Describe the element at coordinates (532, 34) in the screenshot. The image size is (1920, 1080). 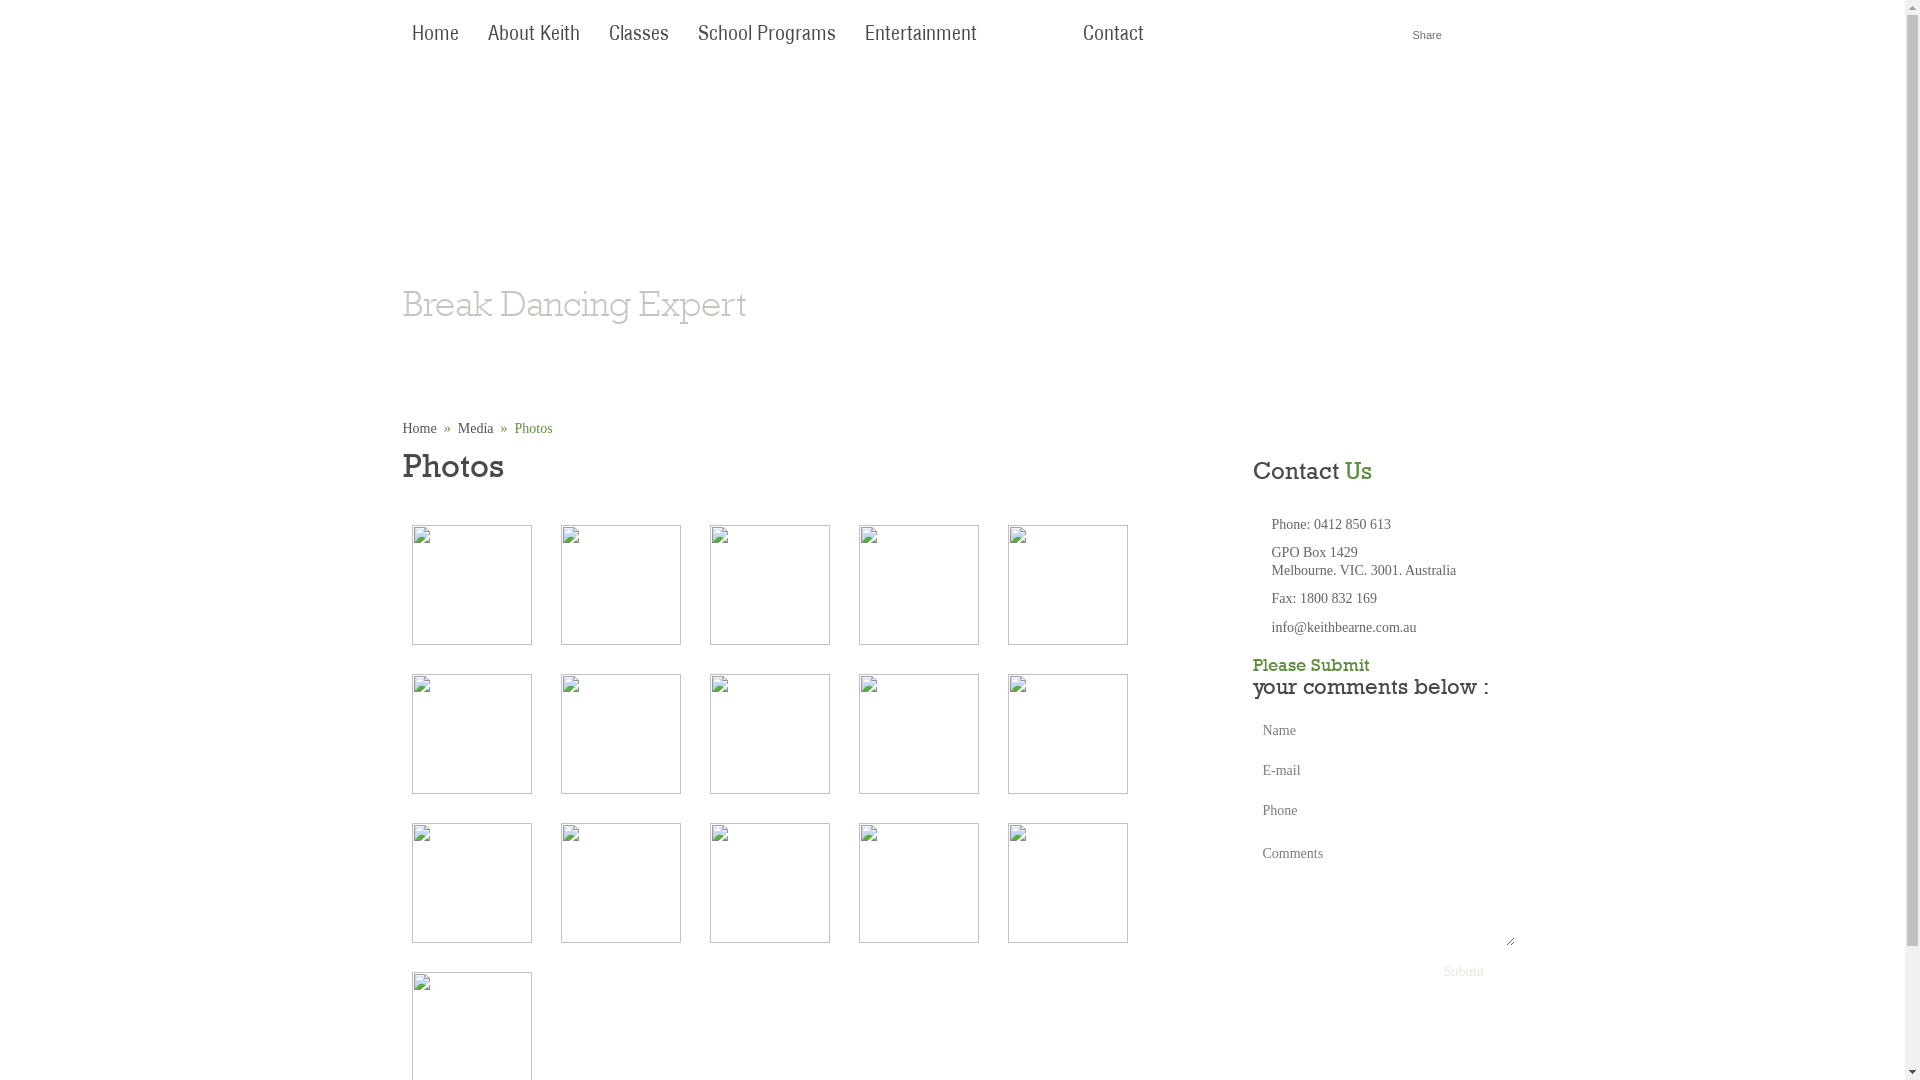
I see `'About Keith'` at that location.